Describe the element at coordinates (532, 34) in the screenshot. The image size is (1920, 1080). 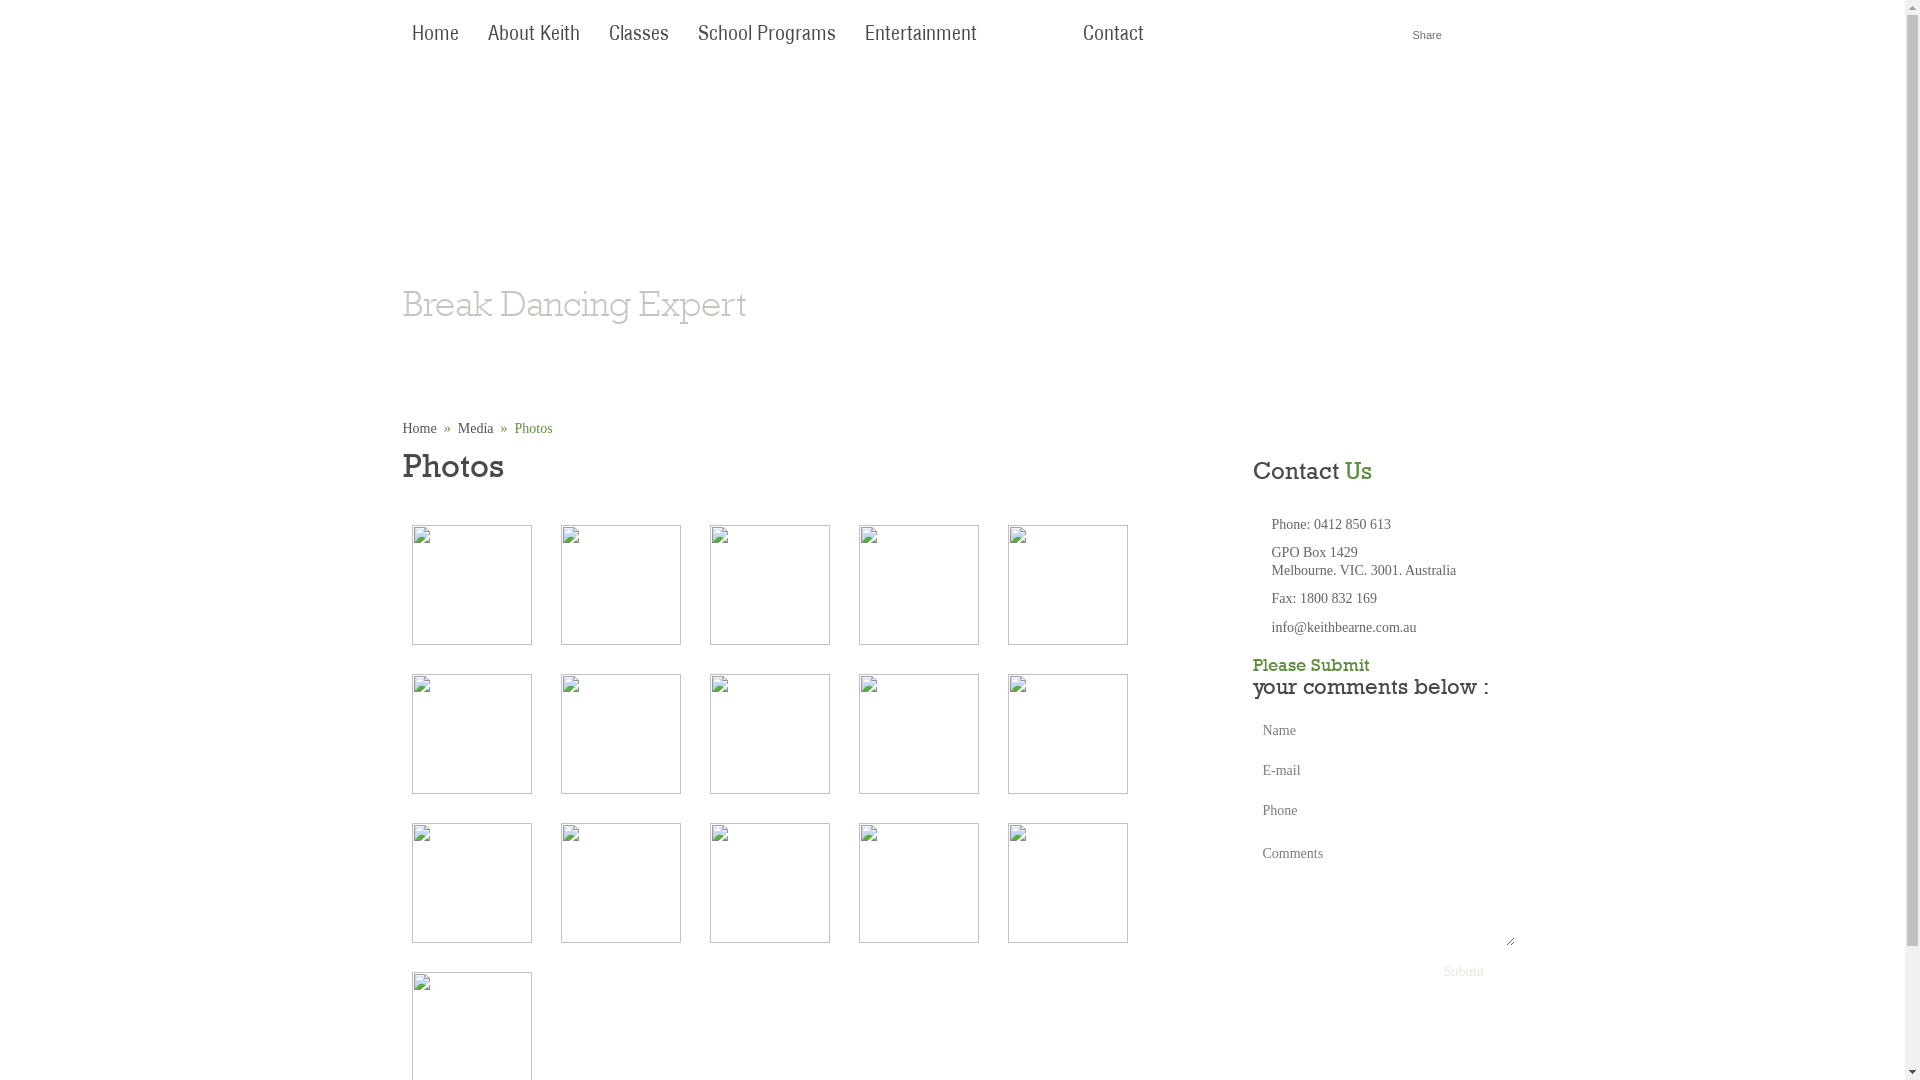
I see `'About Keith'` at that location.